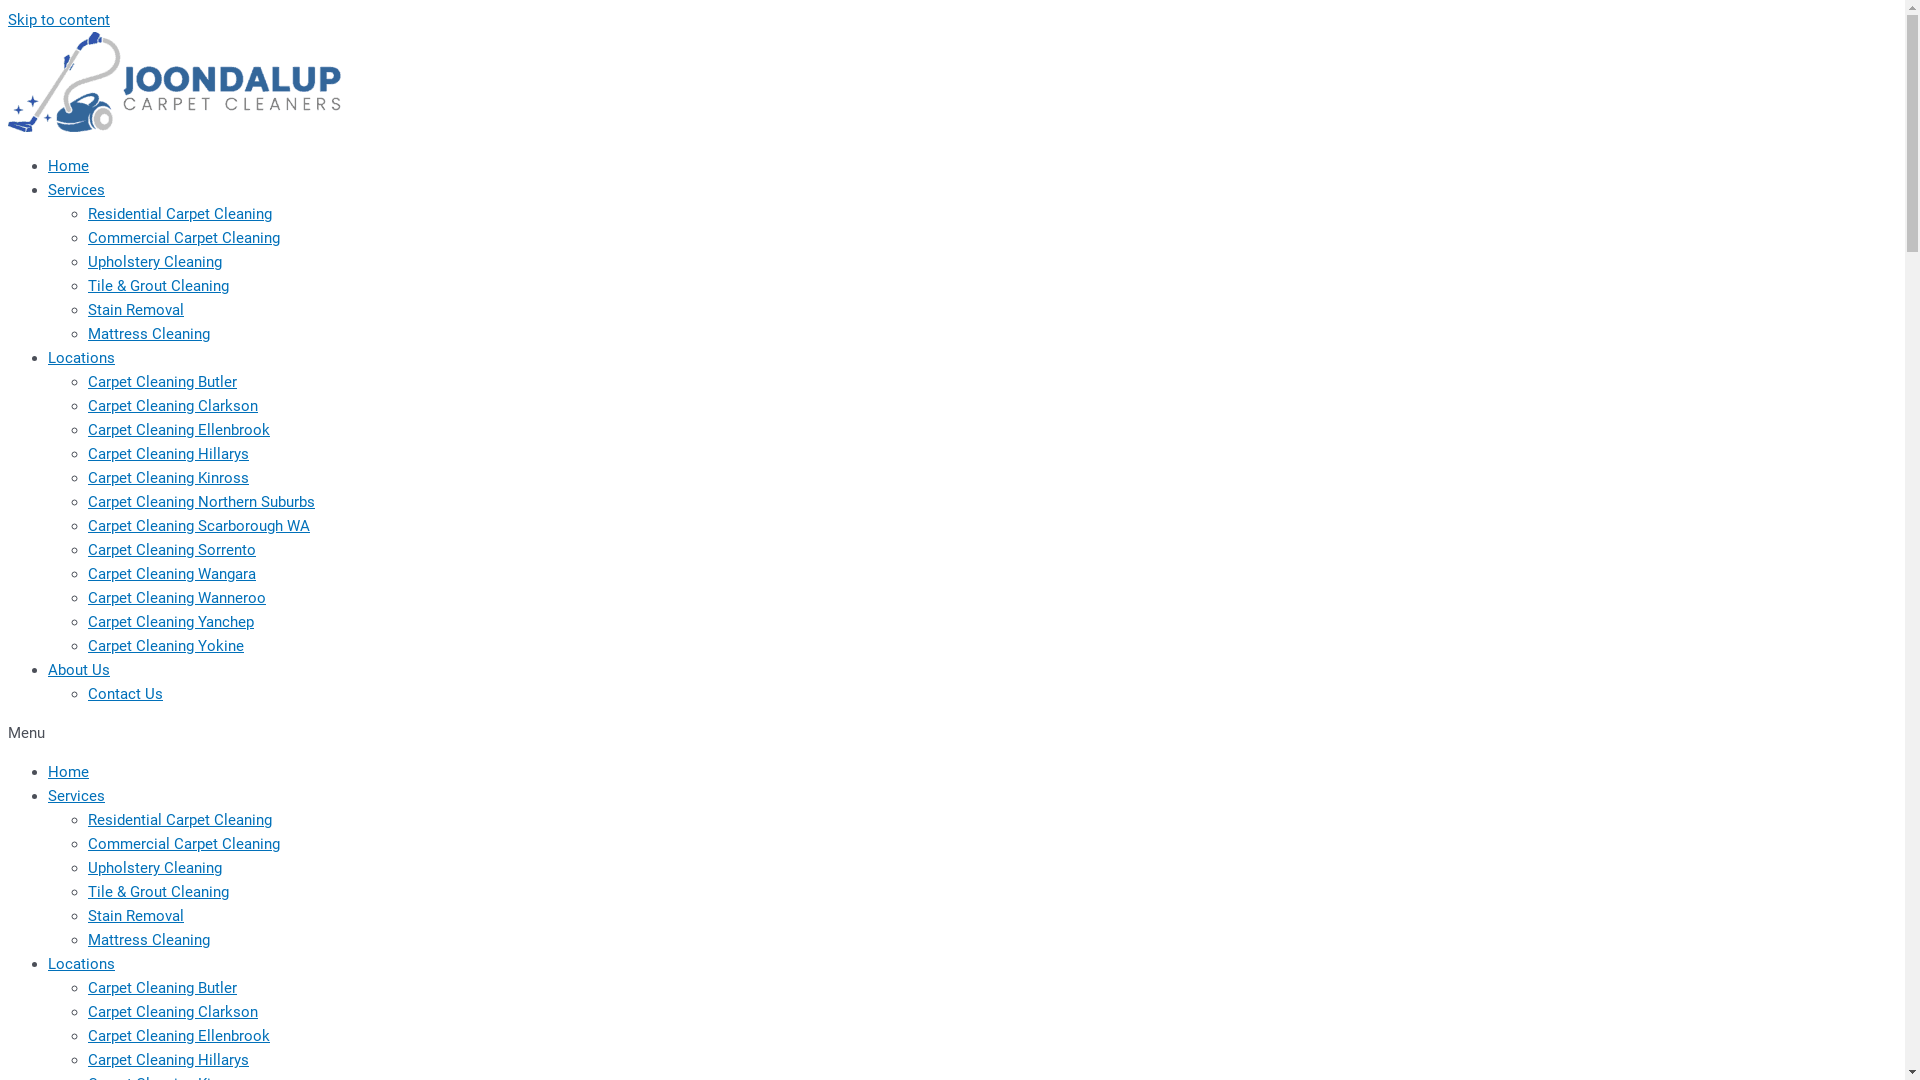  What do you see at coordinates (168, 454) in the screenshot?
I see `'Carpet Cleaning Hillarys'` at bounding box center [168, 454].